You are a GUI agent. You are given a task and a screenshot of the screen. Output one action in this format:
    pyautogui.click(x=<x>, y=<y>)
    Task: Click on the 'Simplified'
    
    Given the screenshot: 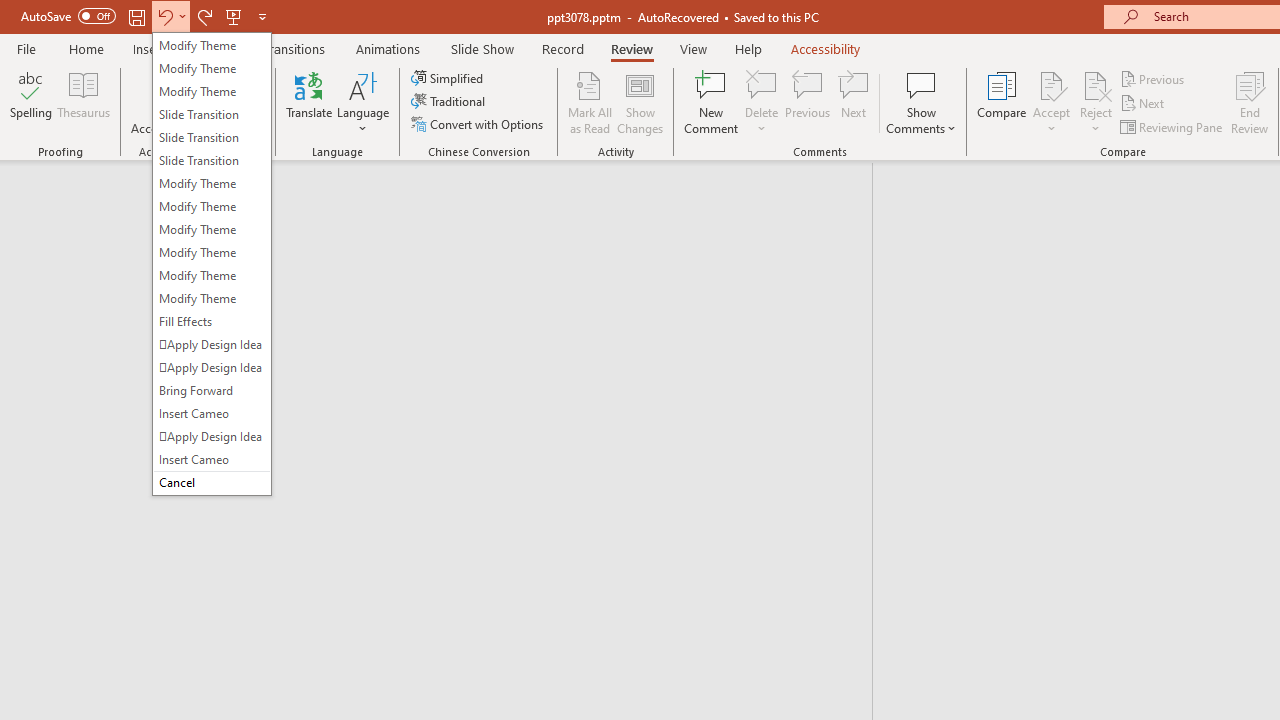 What is the action you would take?
    pyautogui.click(x=448, y=77)
    